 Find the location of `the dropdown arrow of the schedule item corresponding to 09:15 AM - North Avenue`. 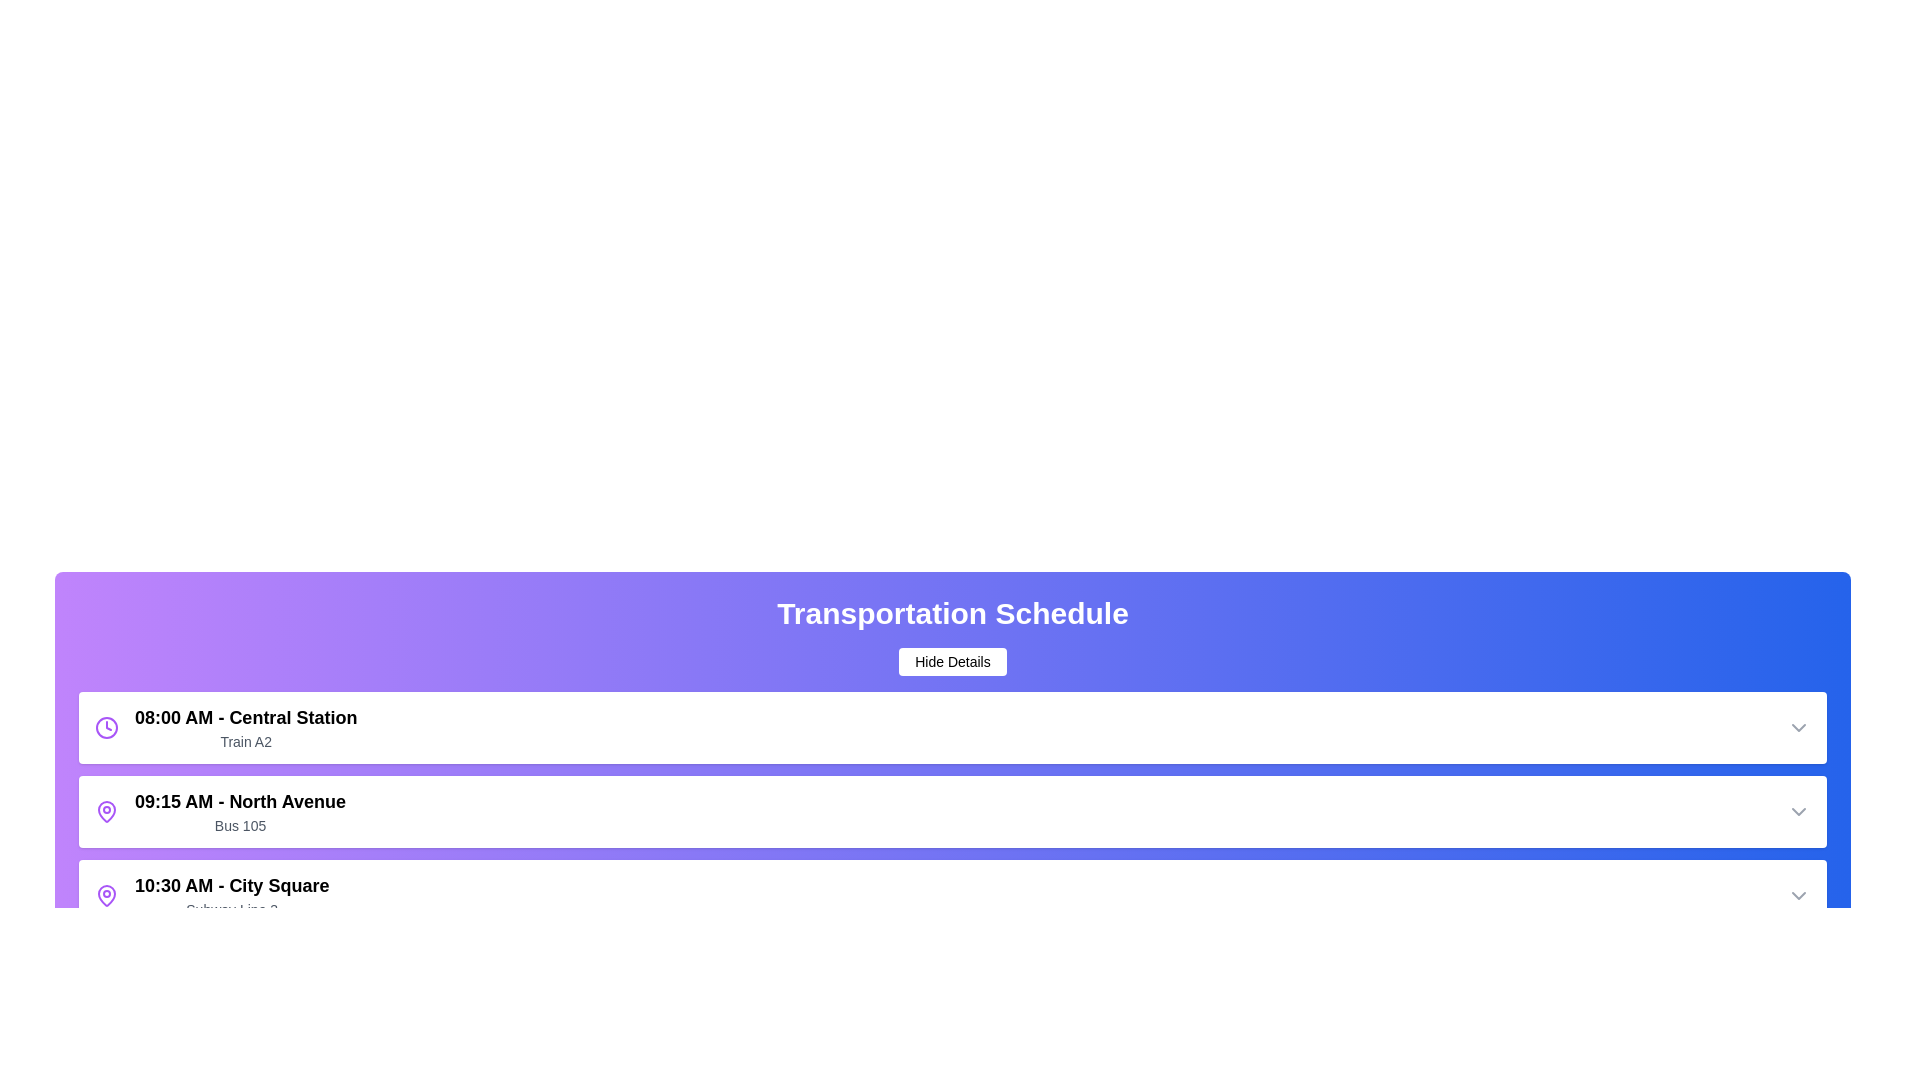

the dropdown arrow of the schedule item corresponding to 09:15 AM - North Avenue is located at coordinates (1799, 812).